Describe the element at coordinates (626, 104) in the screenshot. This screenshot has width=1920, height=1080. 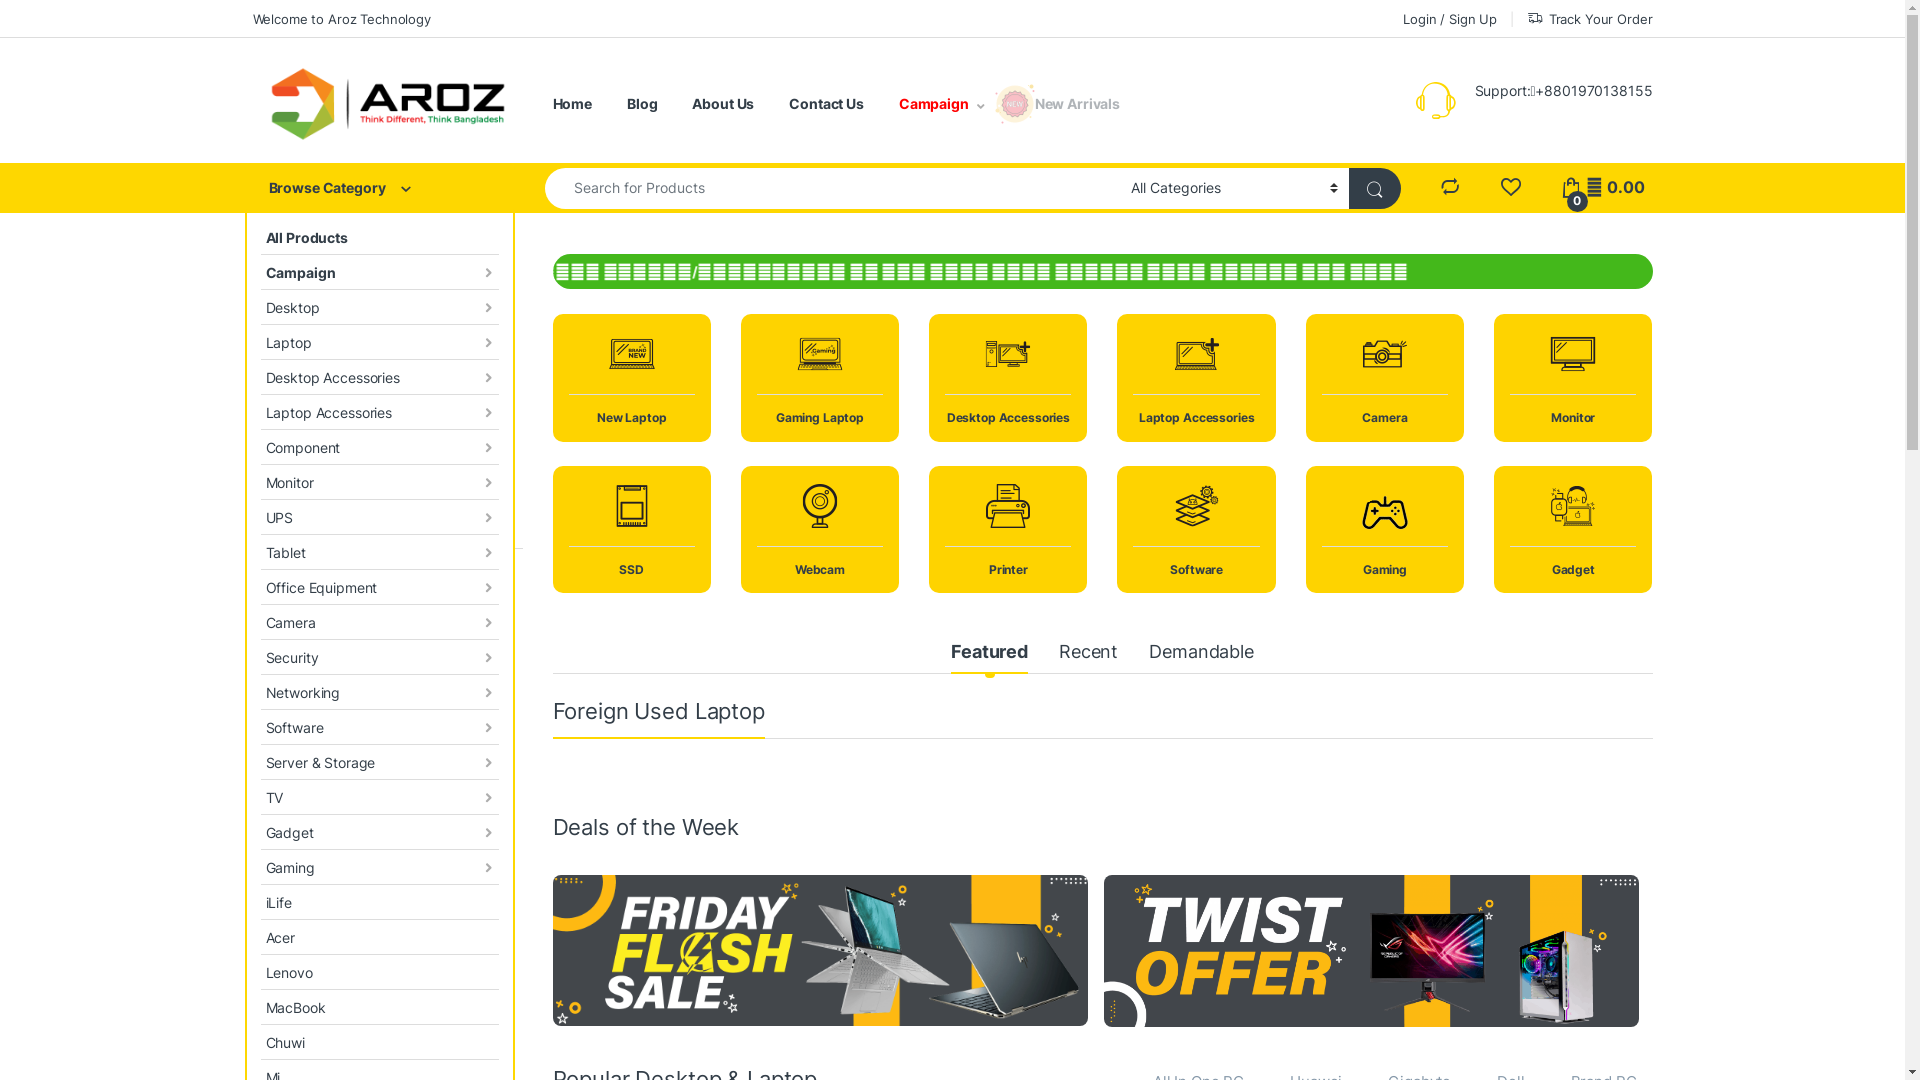
I see `'Blog'` at that location.